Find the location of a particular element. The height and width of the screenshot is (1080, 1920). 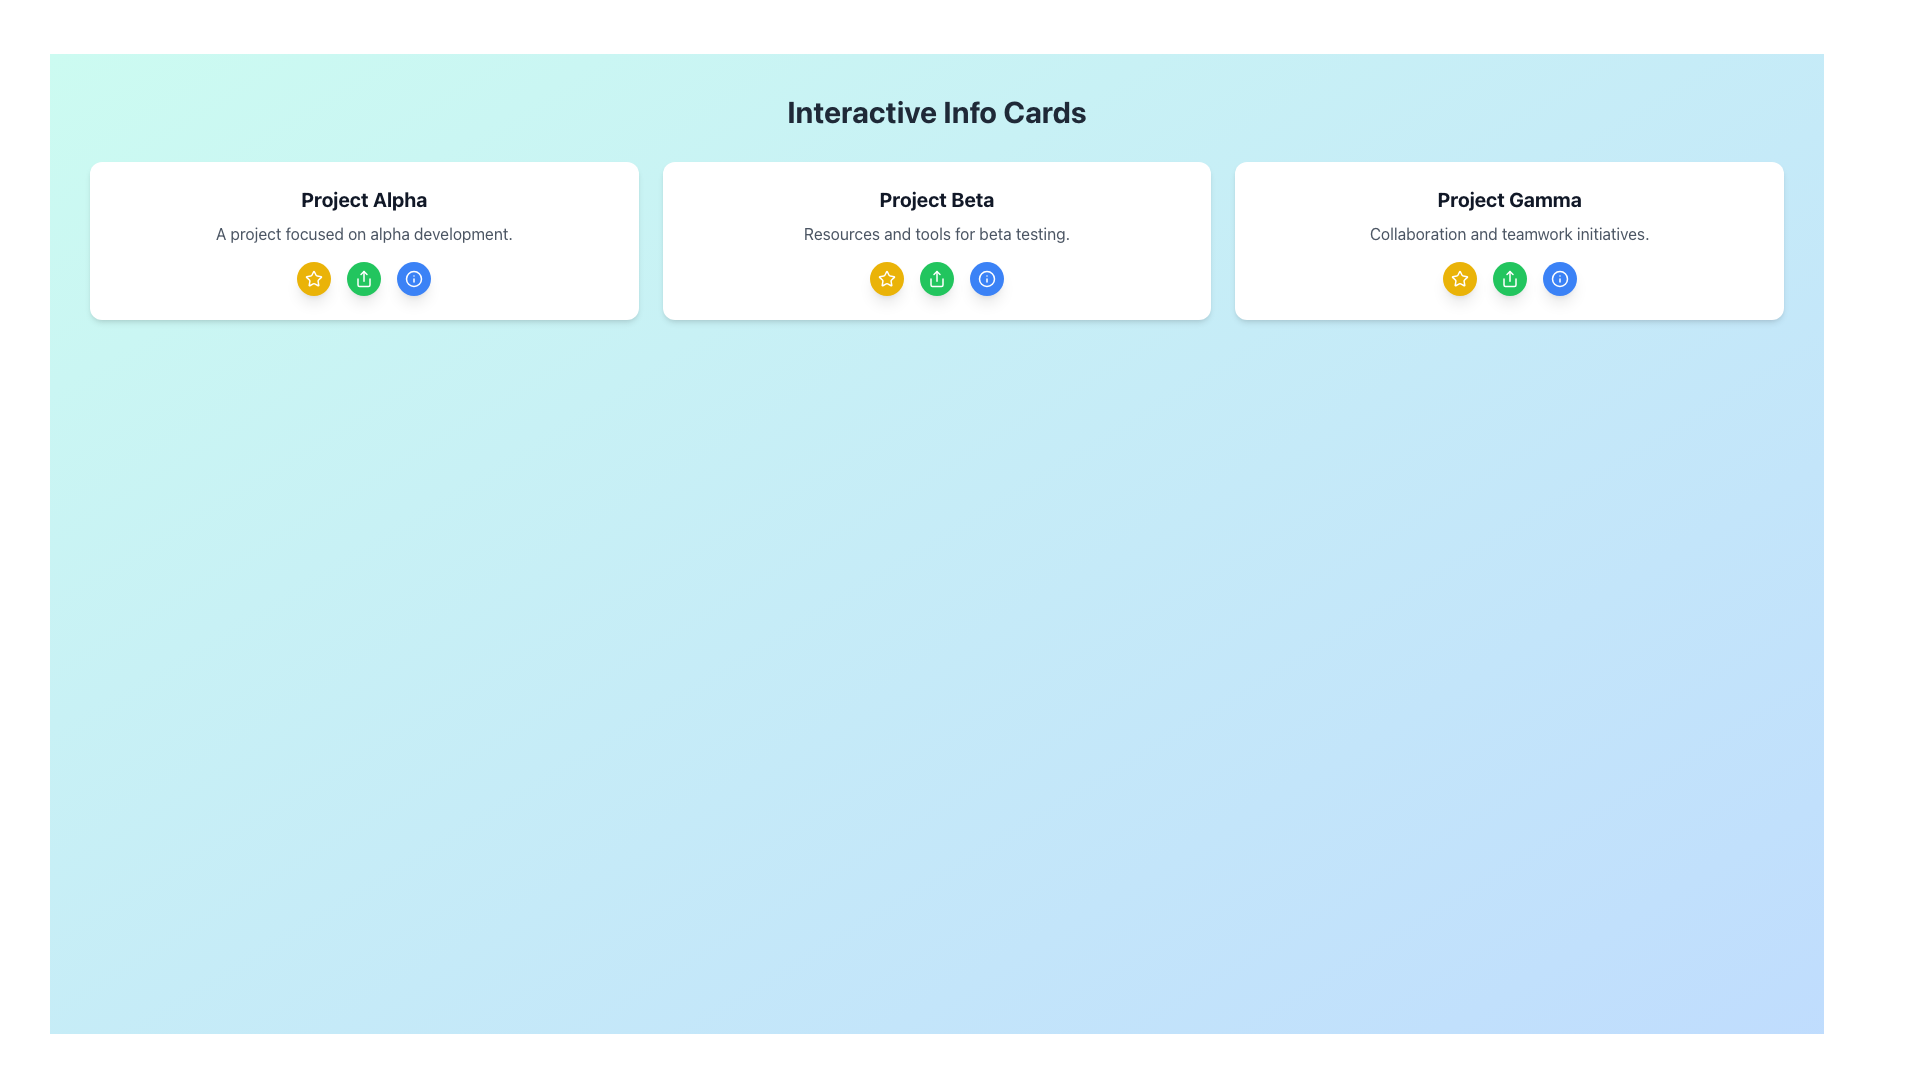

the second button in the horizontal set of three buttons at the bottom of the 'Project Beta' card is located at coordinates (935, 278).